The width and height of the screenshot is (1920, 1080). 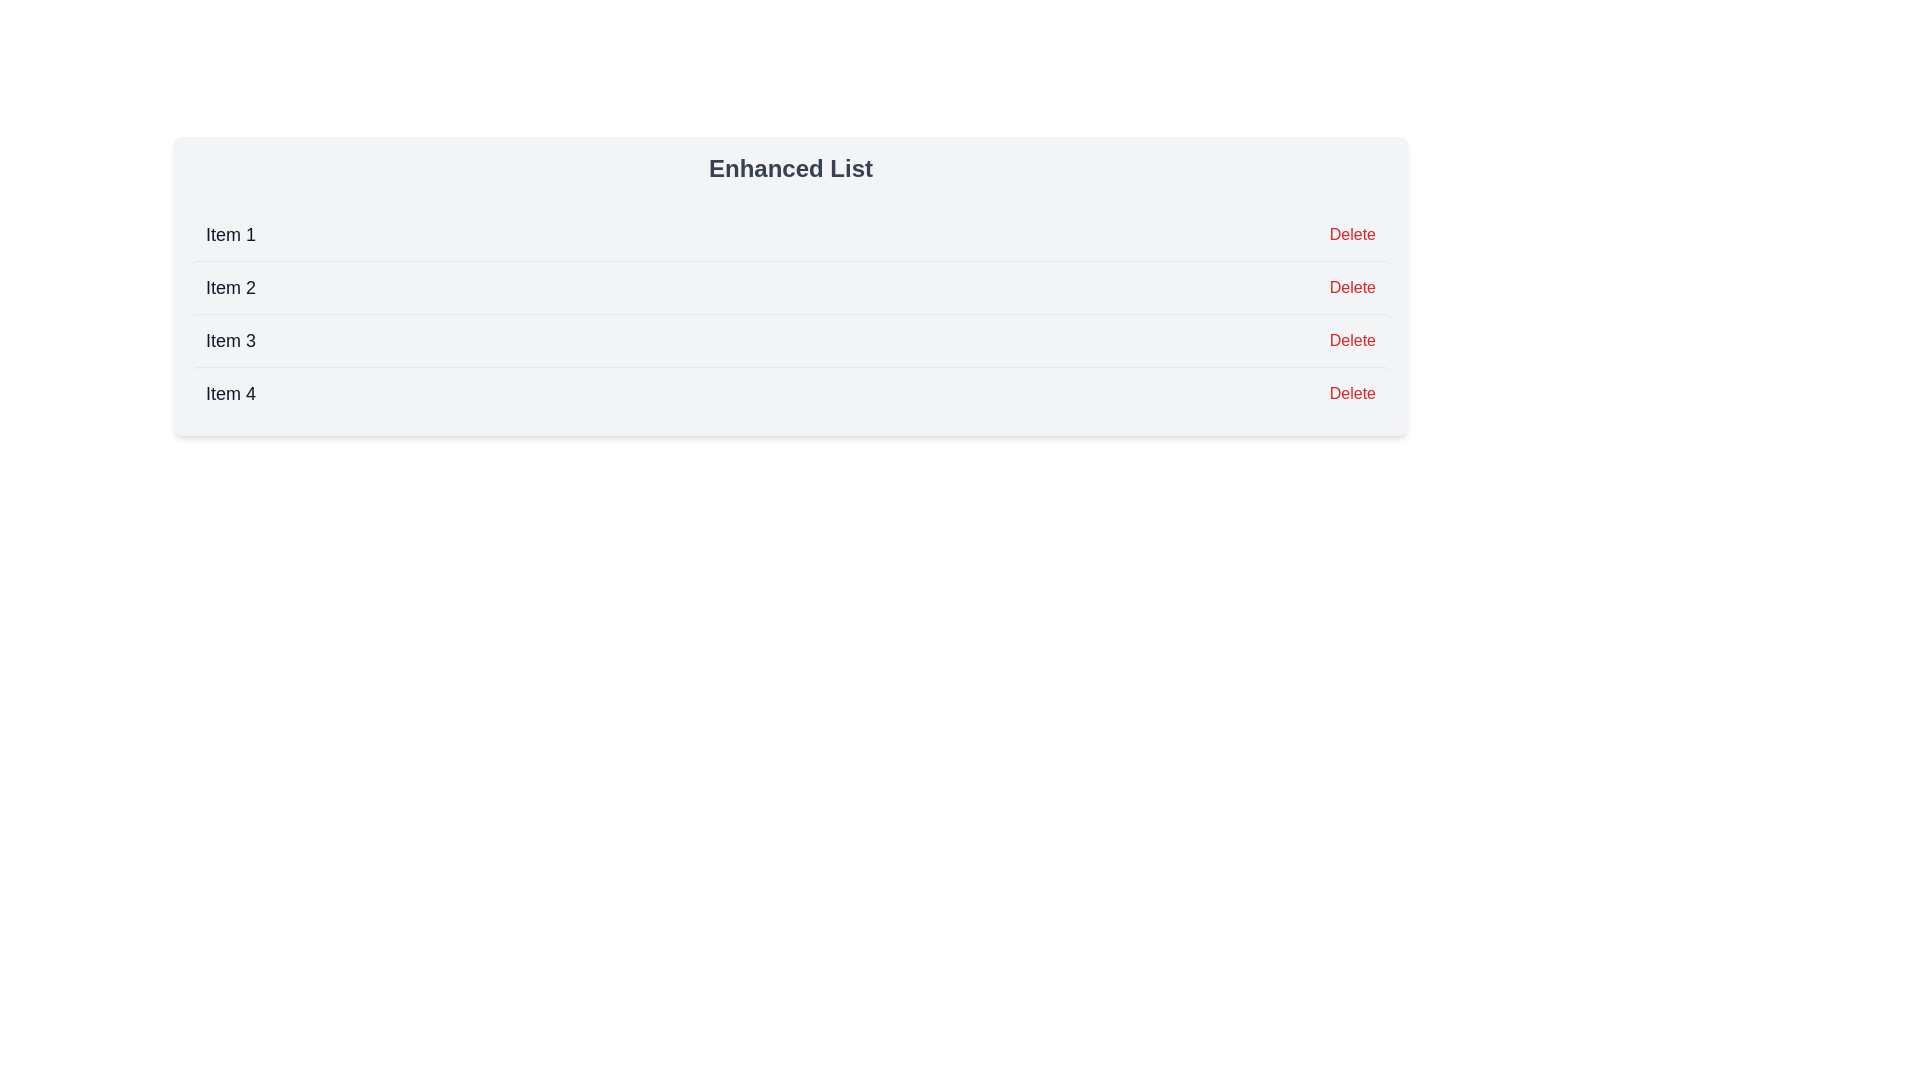 What do you see at coordinates (230, 288) in the screenshot?
I see `the Text label indicating the second item in the list, which is located in the second row of a 4-item vertical list, positioned towards the left side of its row, adjacent to a 'Delete' button` at bounding box center [230, 288].